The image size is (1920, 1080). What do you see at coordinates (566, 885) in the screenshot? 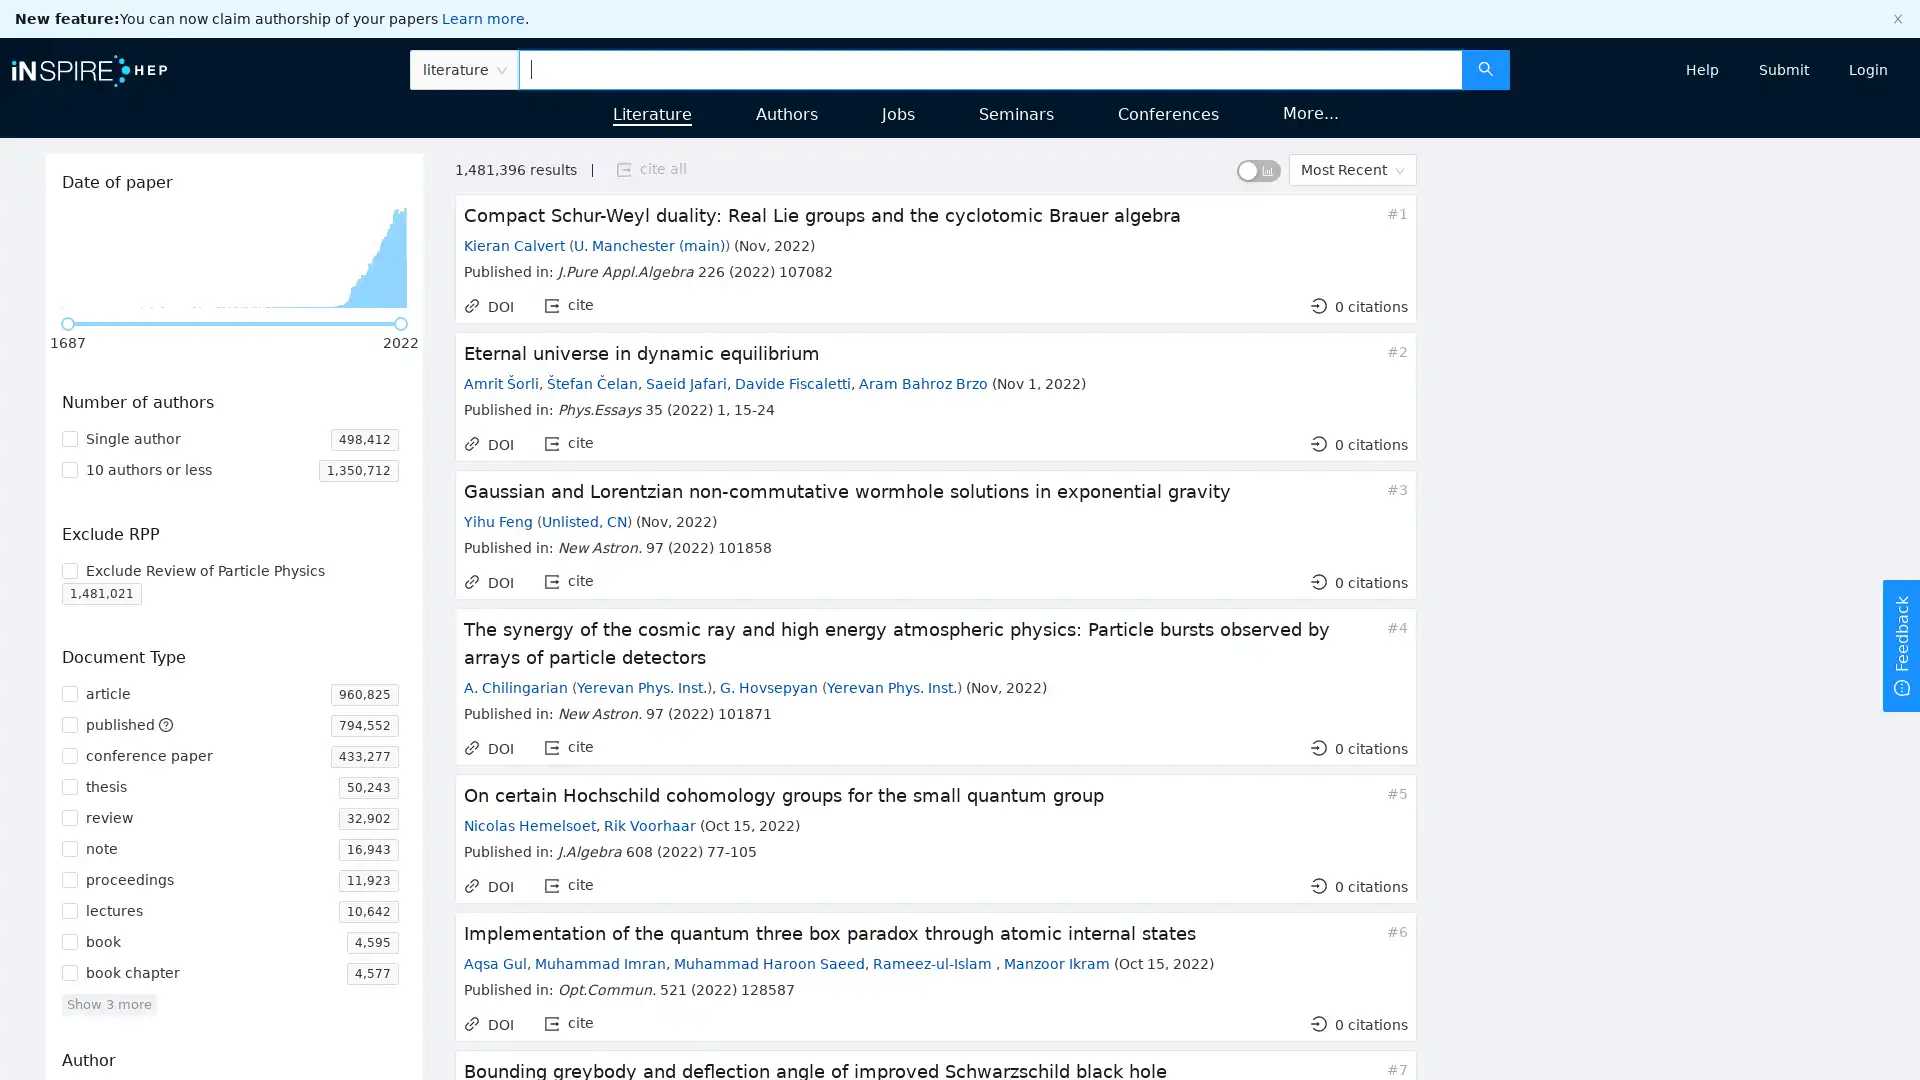
I see `export cite` at bounding box center [566, 885].